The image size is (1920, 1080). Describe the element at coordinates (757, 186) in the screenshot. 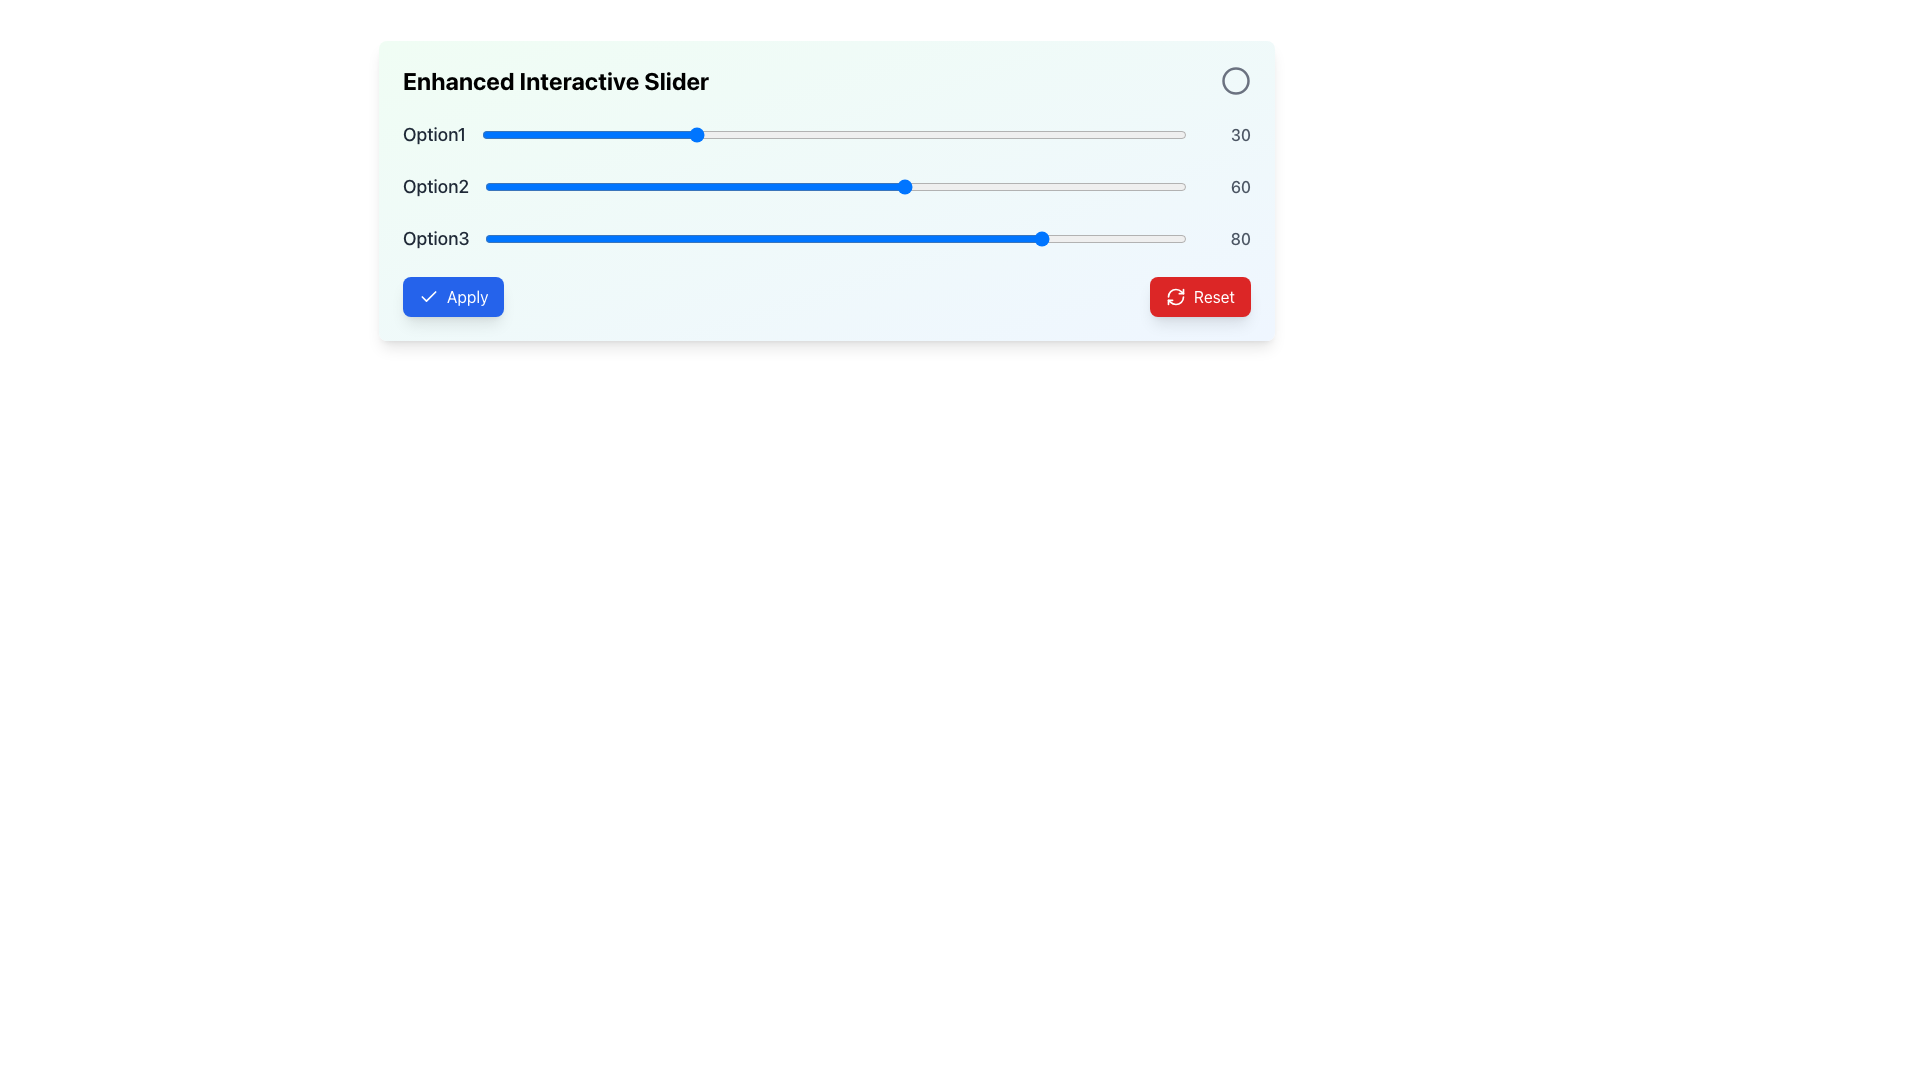

I see `the slider for 'Option2'` at that location.